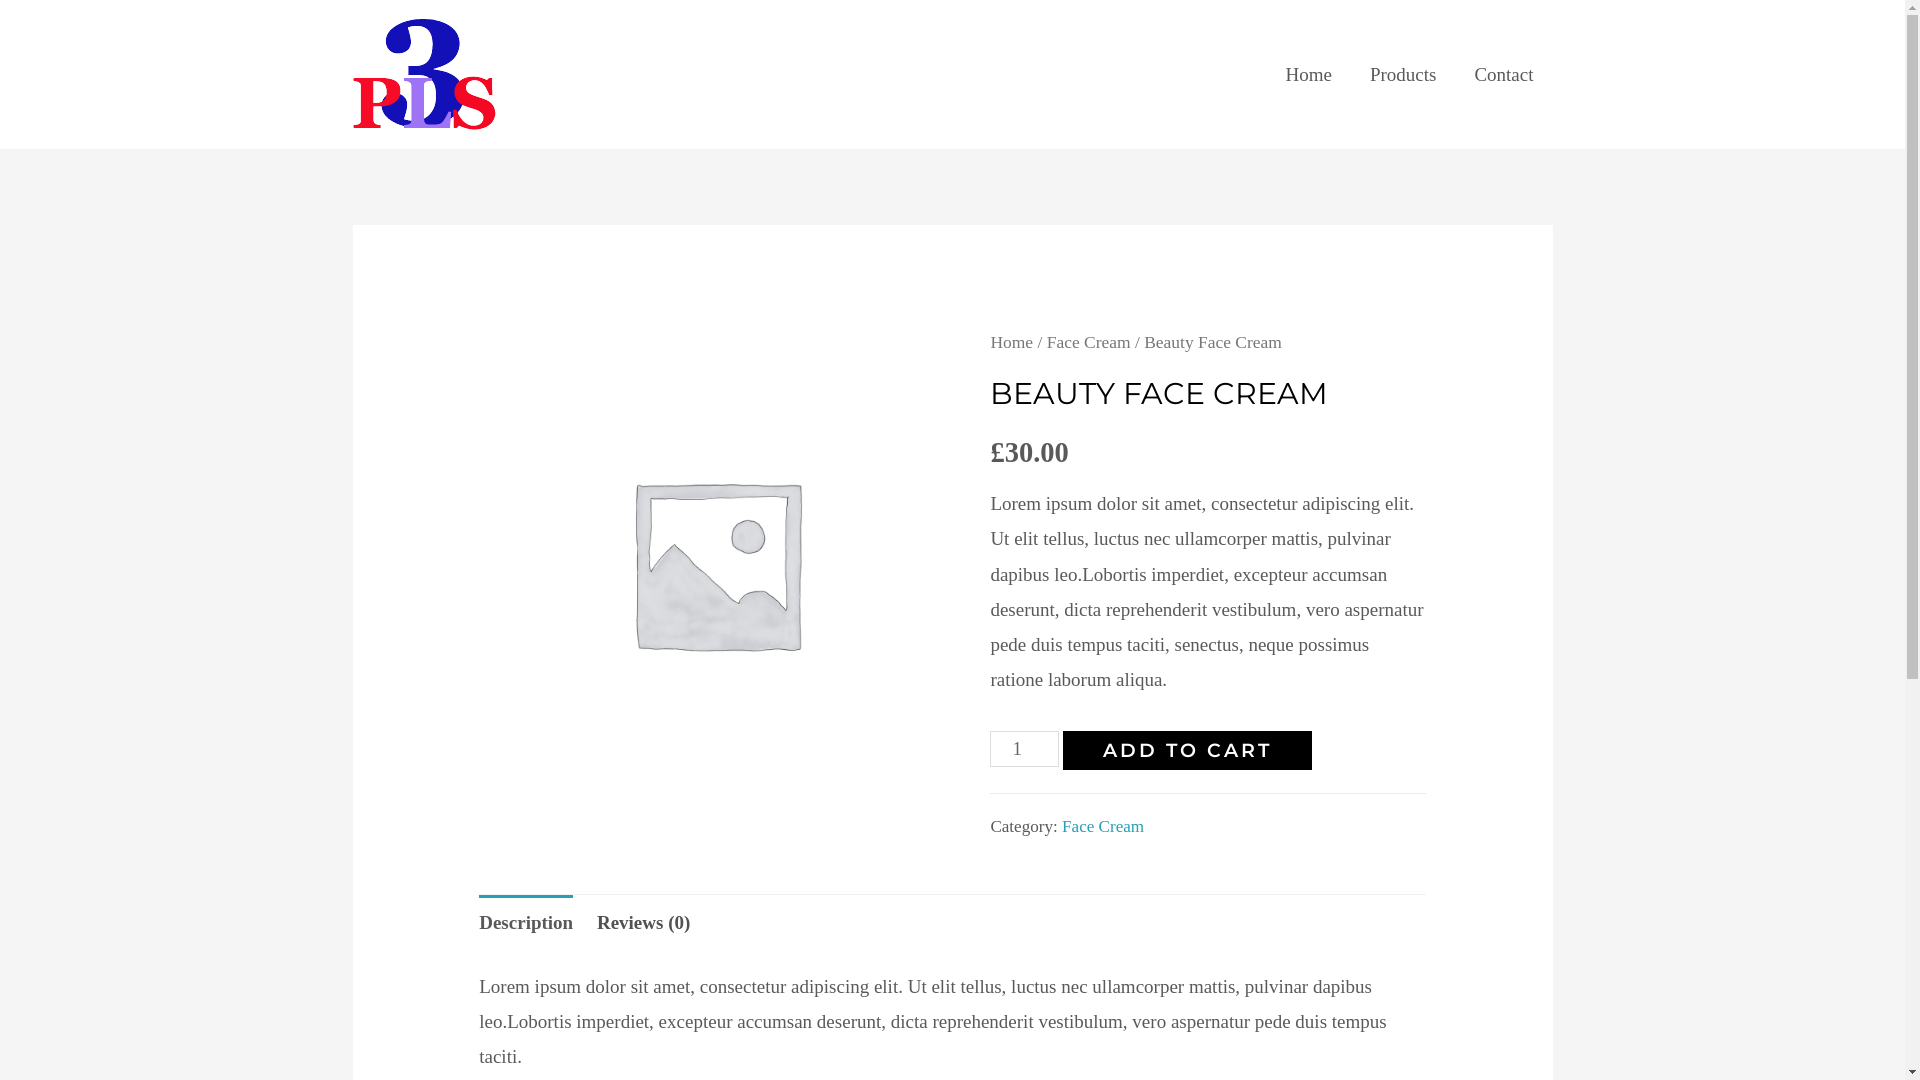 The height and width of the screenshot is (1080, 1920). I want to click on 'Home', so click(1265, 73).